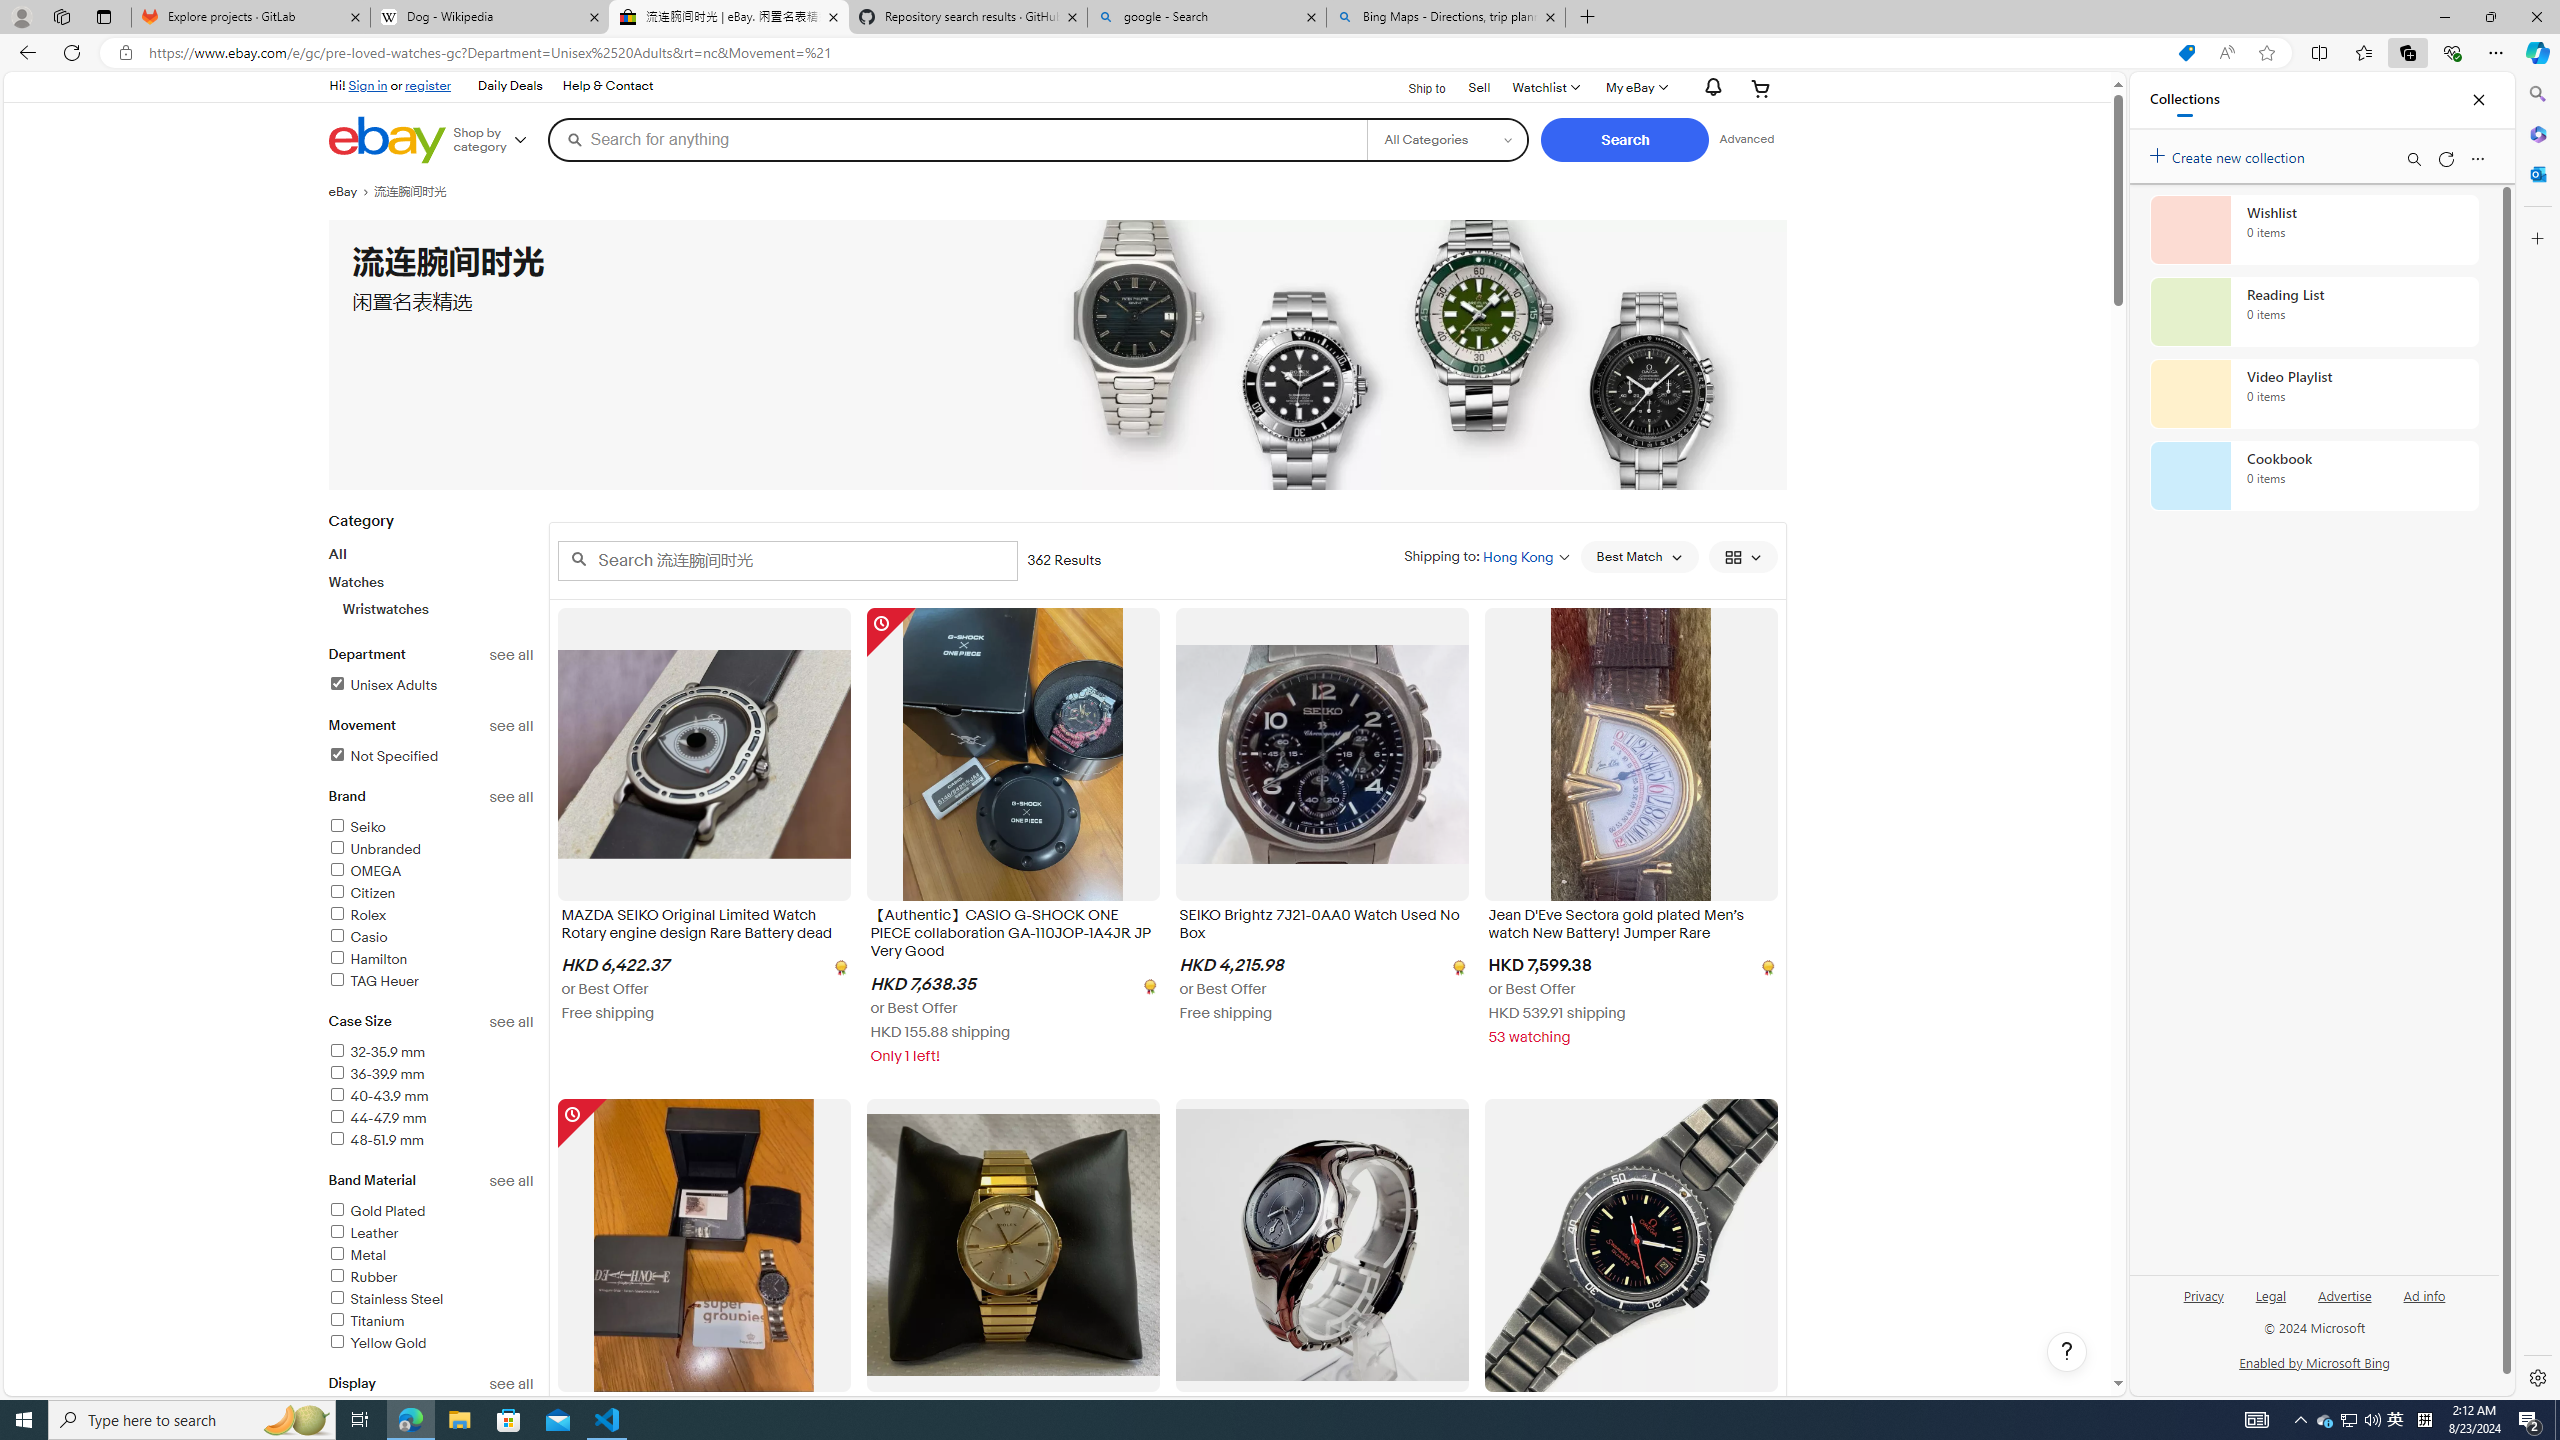  Describe the element at coordinates (20, 16) in the screenshot. I see `'Personal Profile'` at that location.